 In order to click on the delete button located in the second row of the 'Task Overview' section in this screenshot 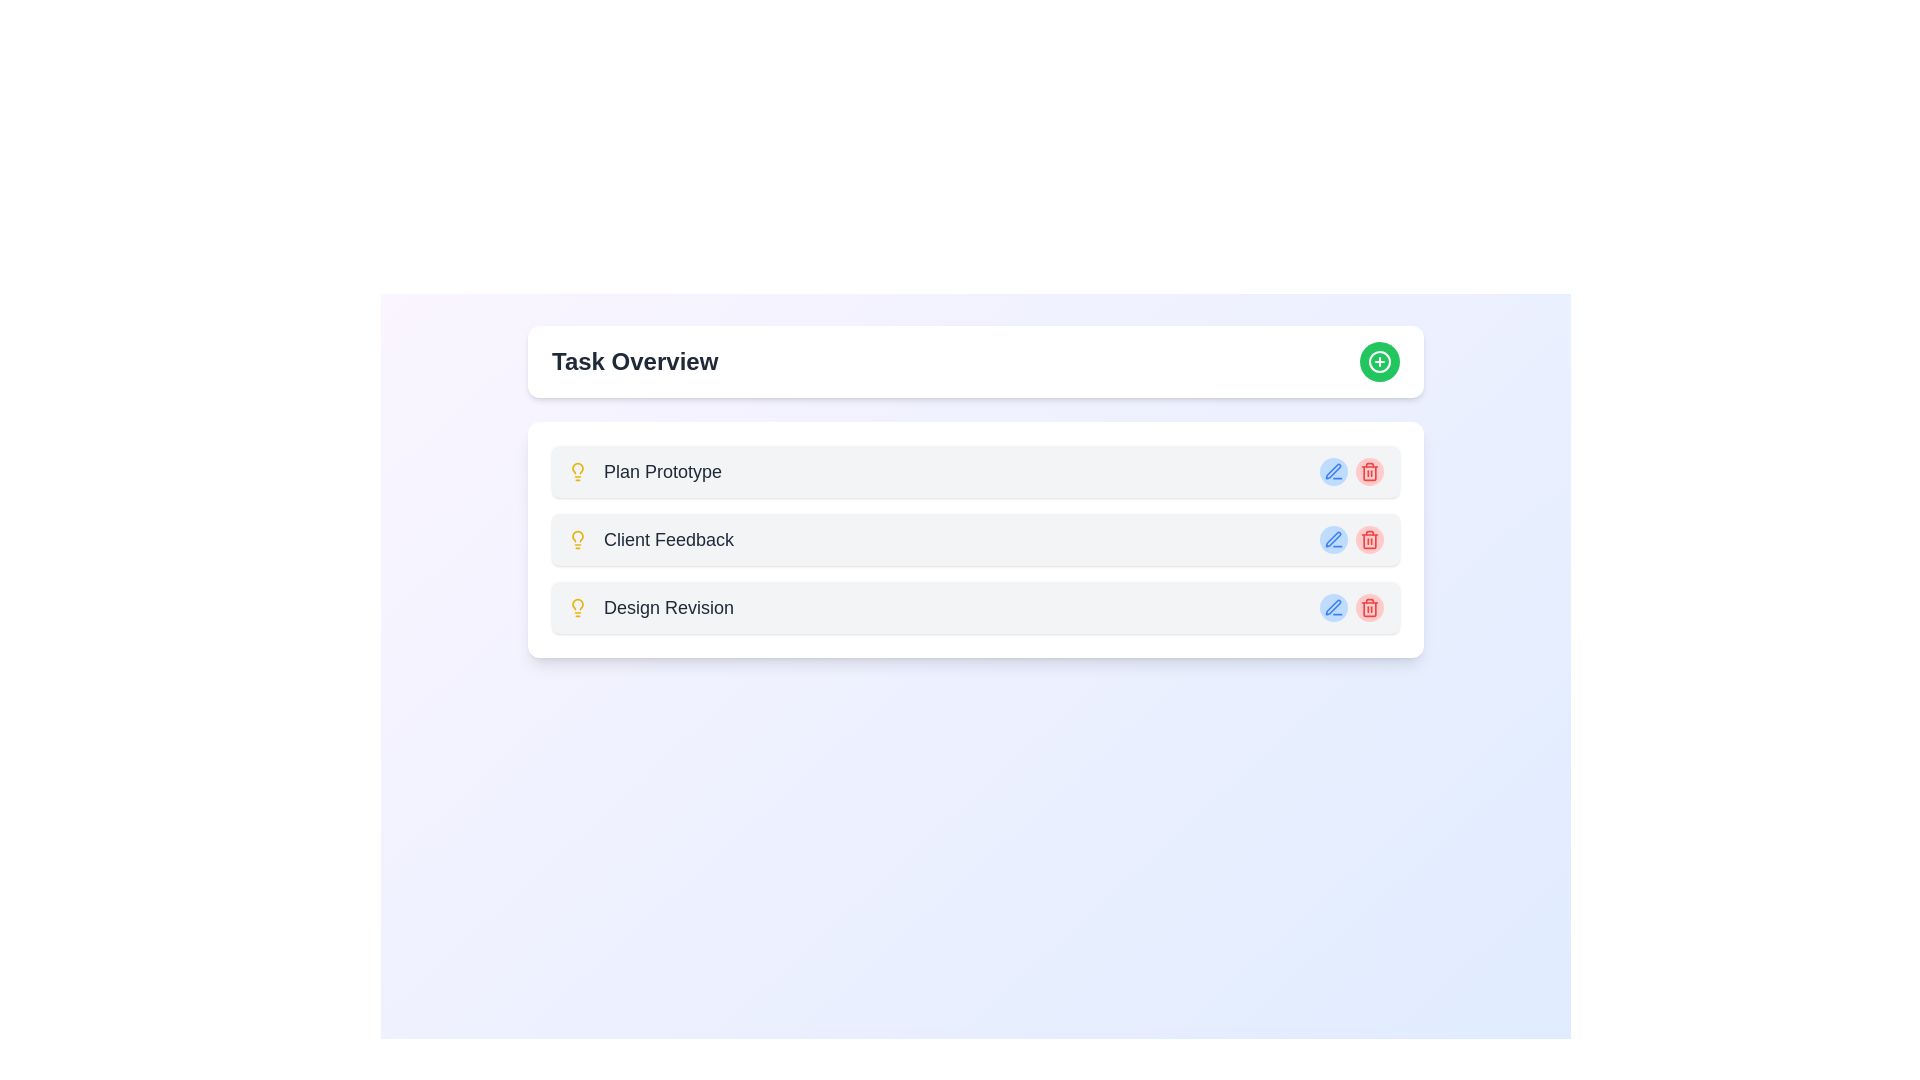, I will do `click(1368, 540)`.